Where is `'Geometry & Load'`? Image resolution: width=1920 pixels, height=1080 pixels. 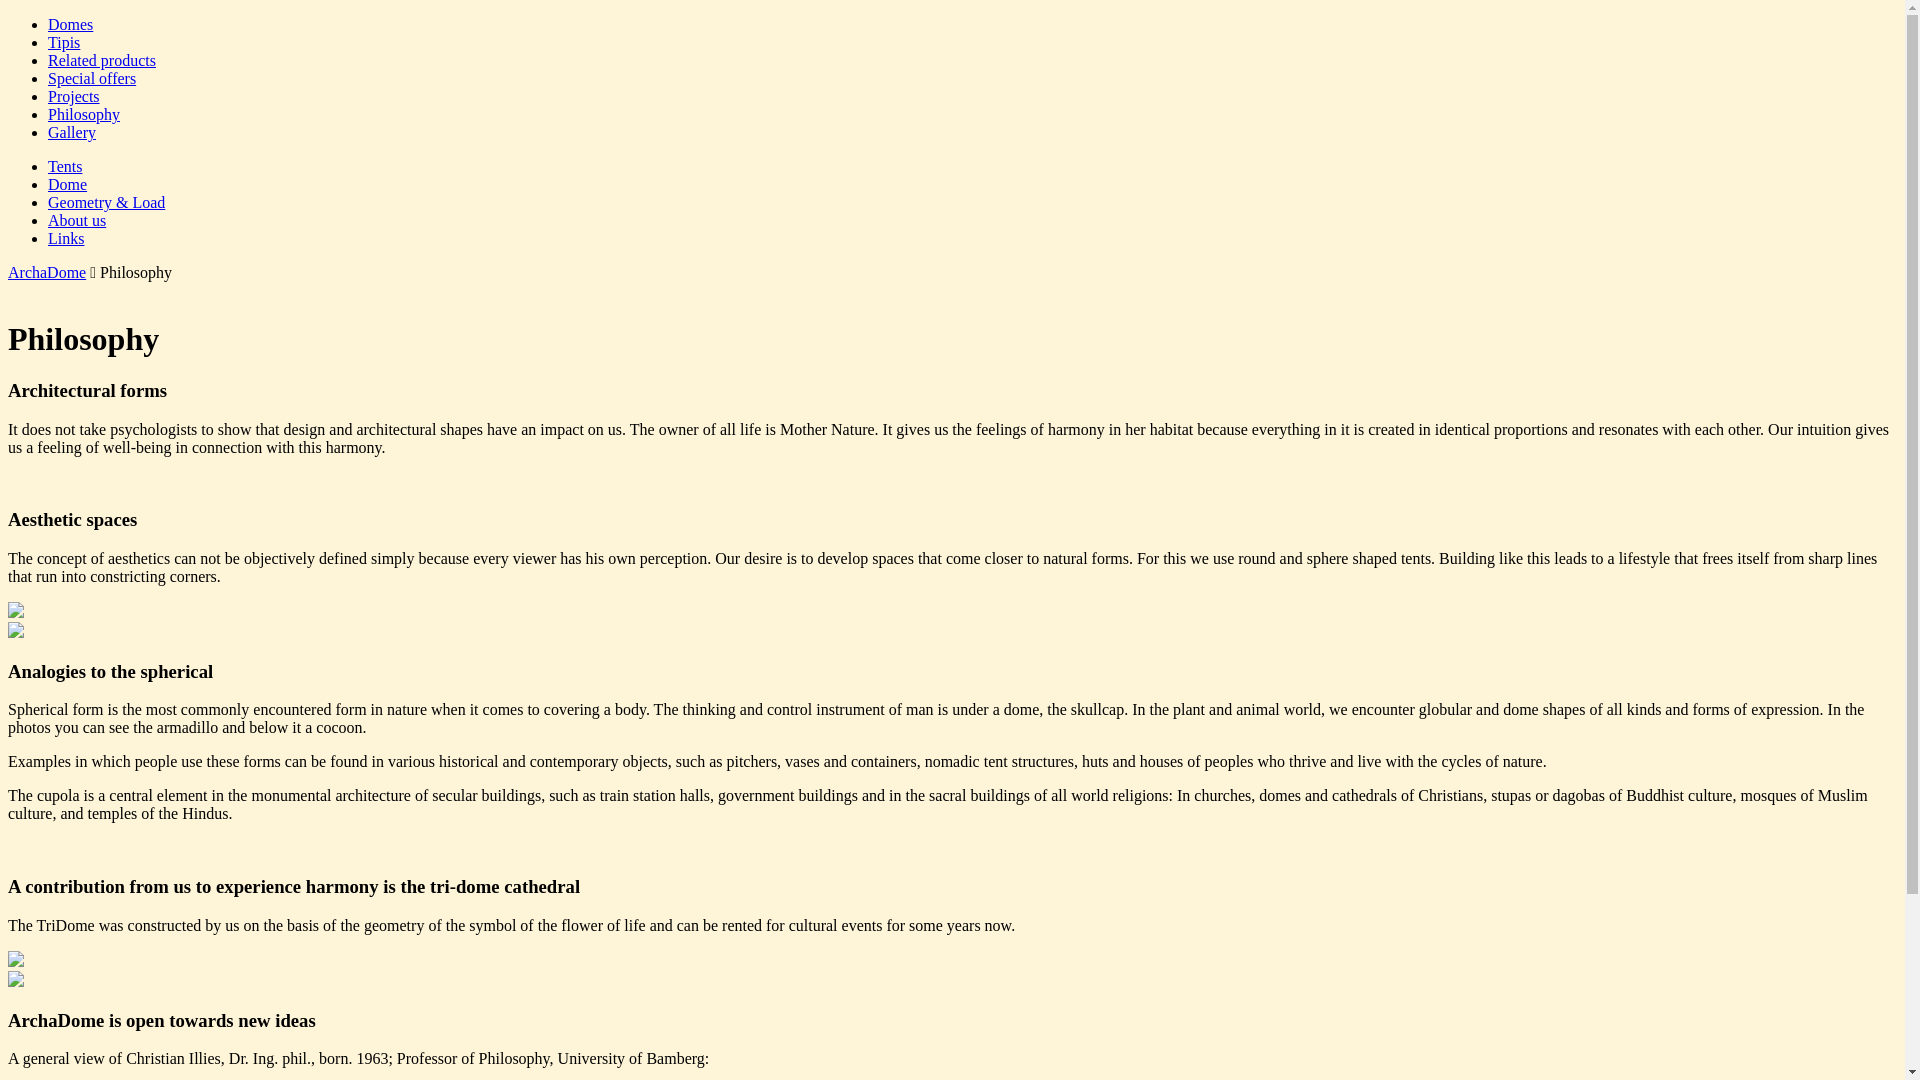
'Geometry & Load' is located at coordinates (105, 202).